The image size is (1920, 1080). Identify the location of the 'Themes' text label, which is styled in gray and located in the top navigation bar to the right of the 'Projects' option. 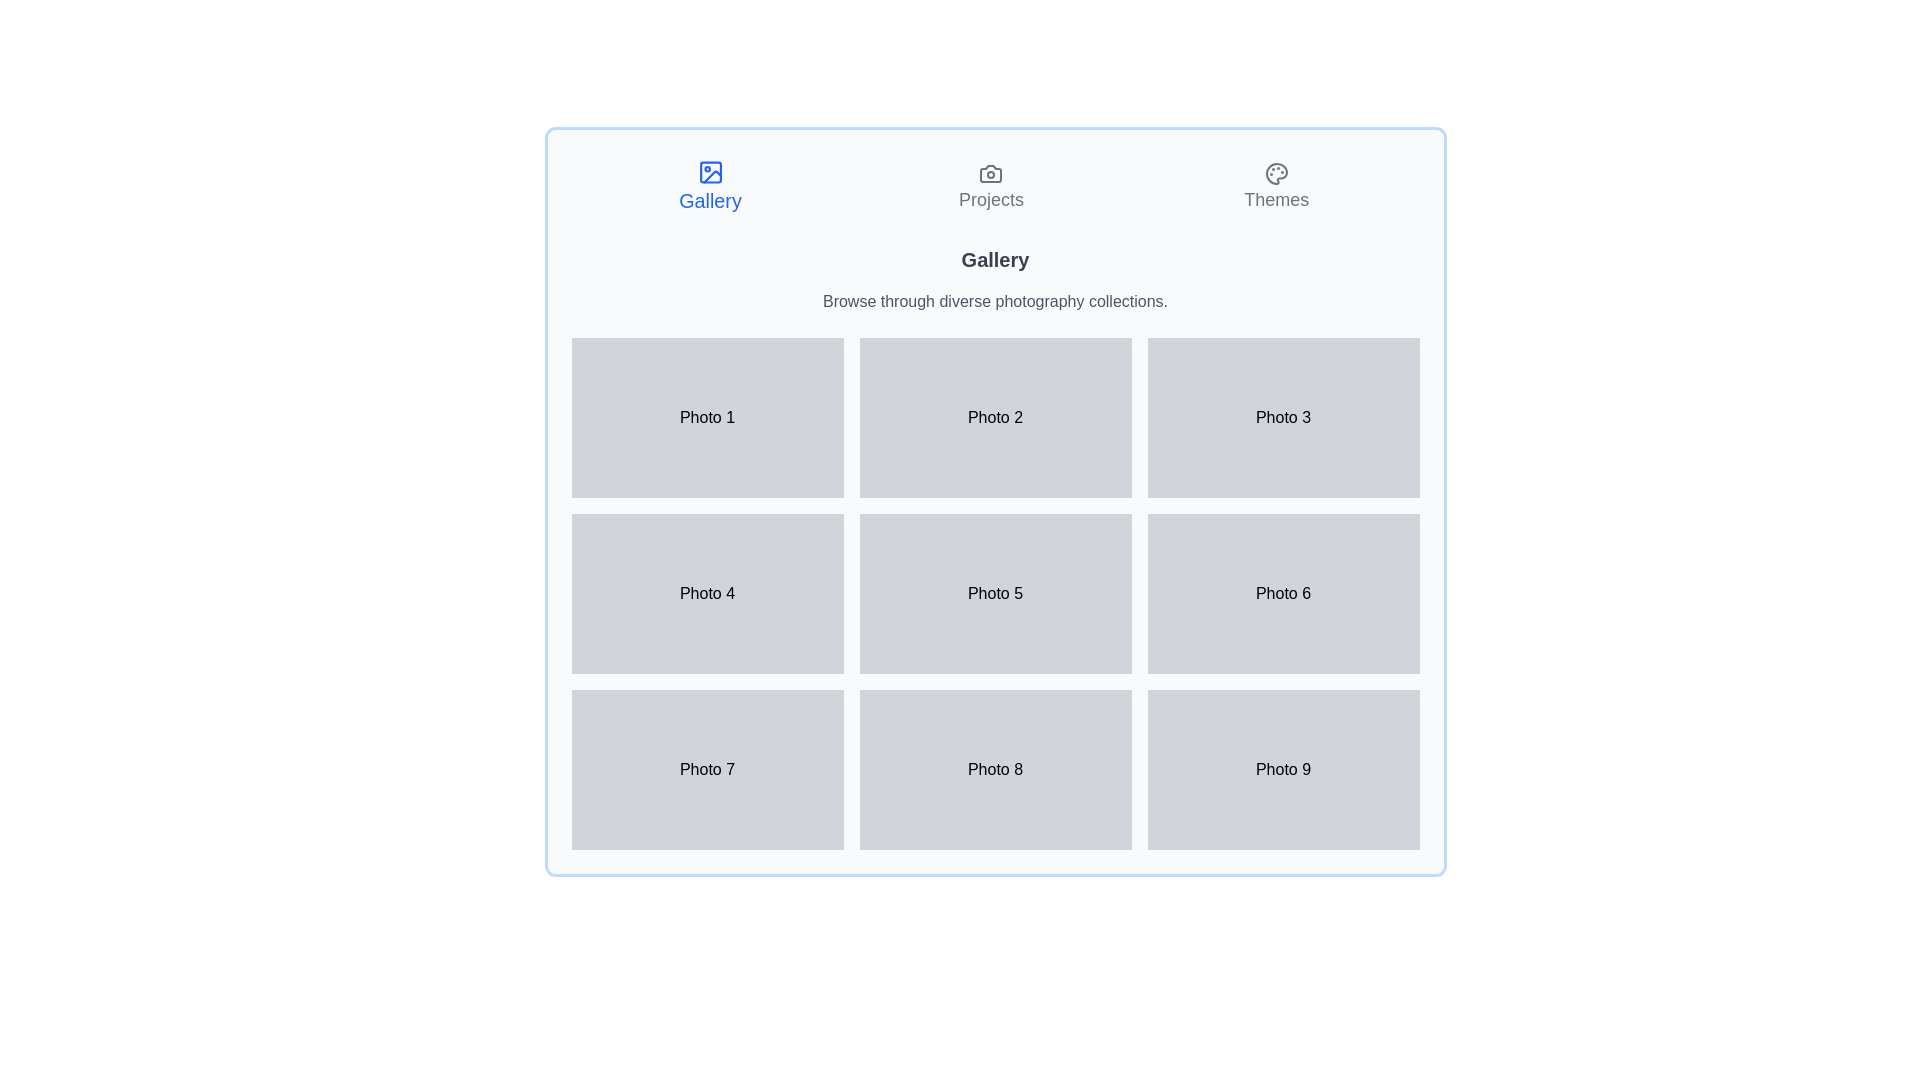
(1275, 200).